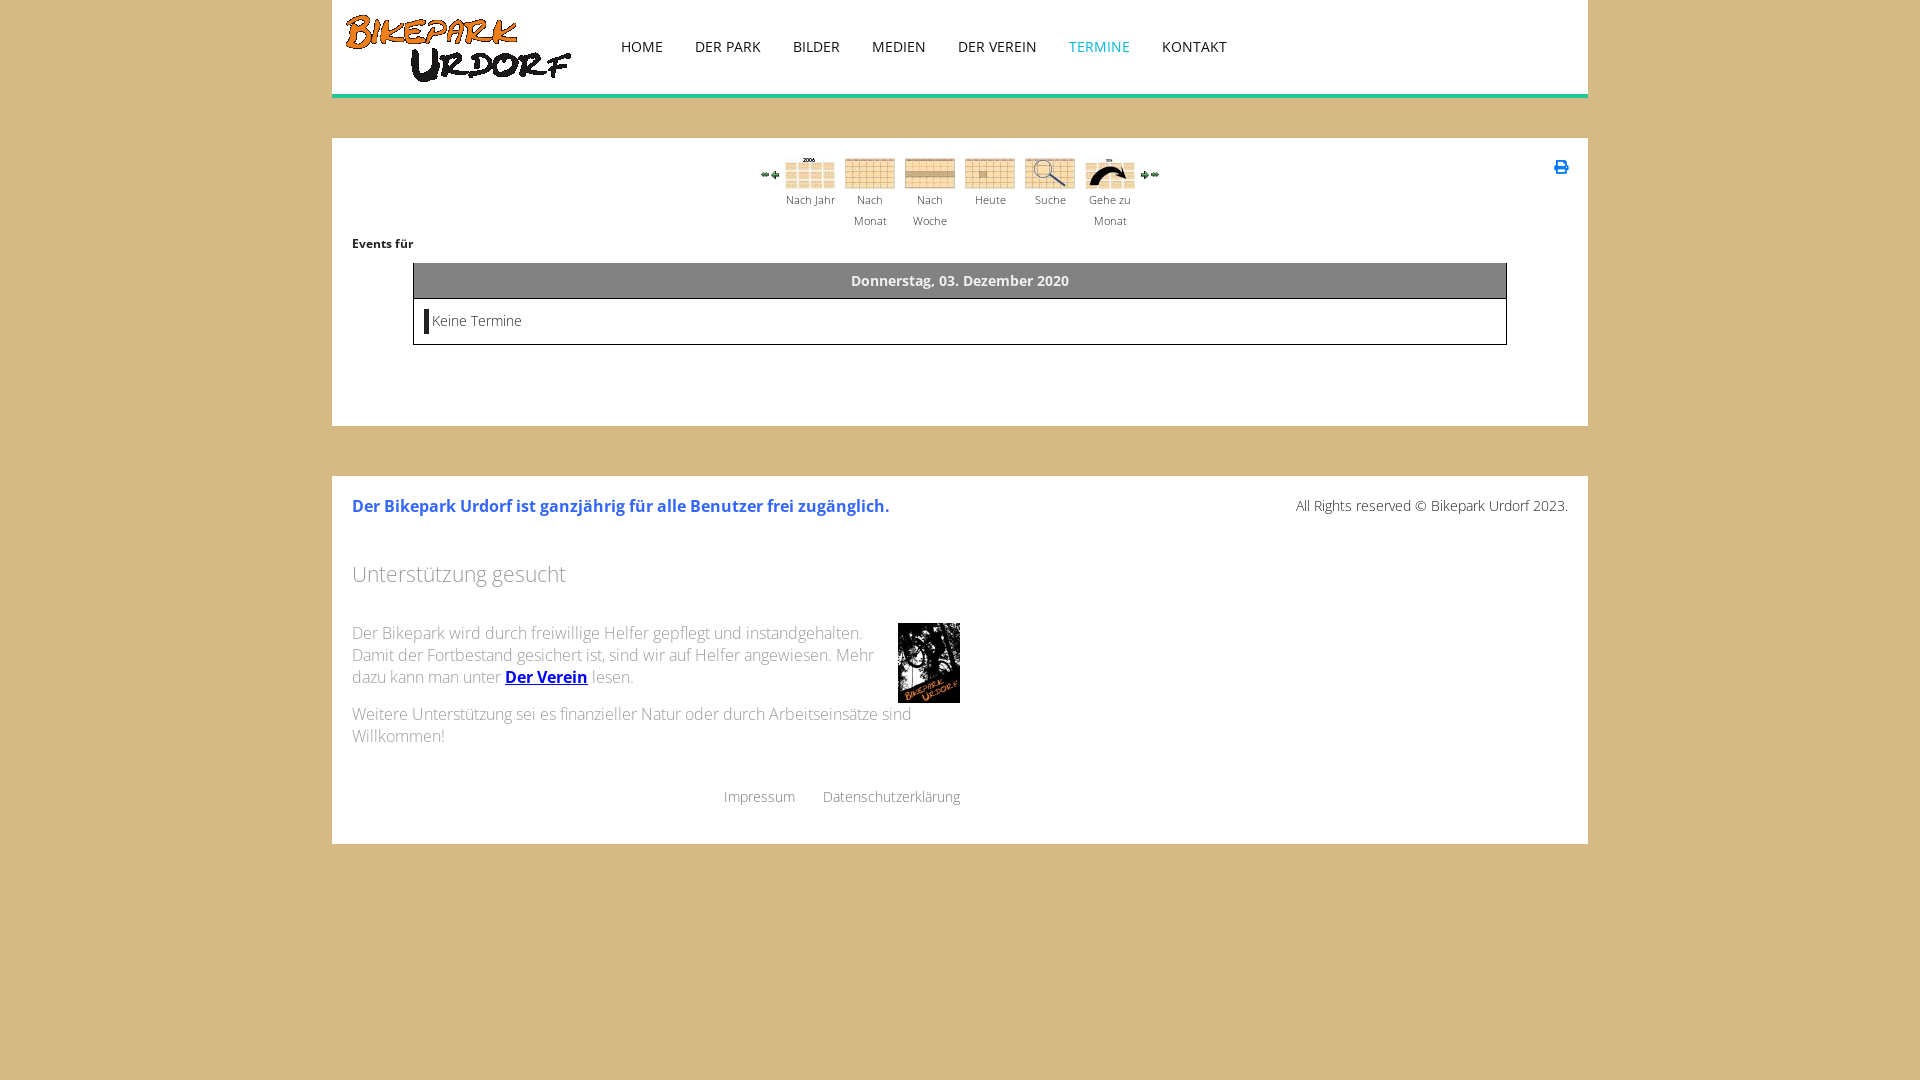  I want to click on 'Gehe zu Monat', so click(1108, 170).